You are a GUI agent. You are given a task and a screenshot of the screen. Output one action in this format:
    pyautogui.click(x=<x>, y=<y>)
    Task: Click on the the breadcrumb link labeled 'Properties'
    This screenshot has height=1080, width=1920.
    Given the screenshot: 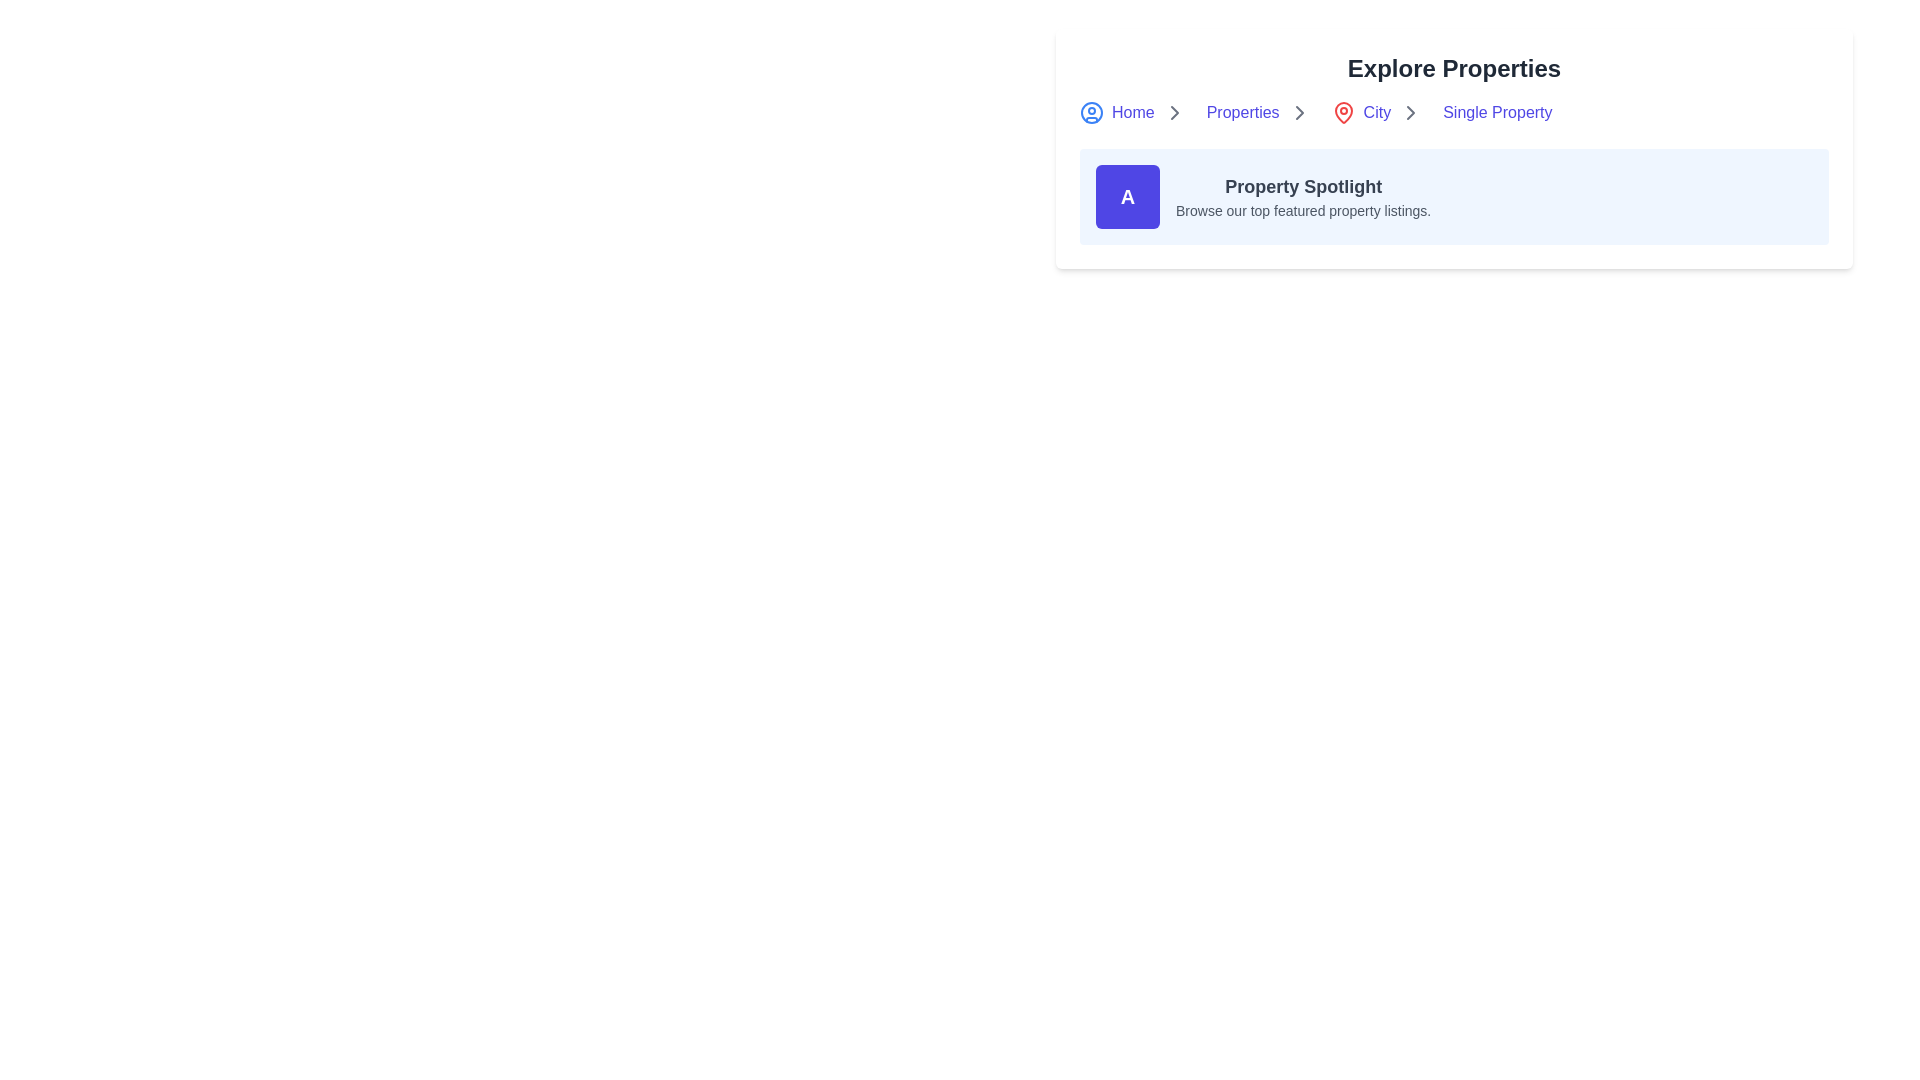 What is the action you would take?
    pyautogui.click(x=1262, y=112)
    